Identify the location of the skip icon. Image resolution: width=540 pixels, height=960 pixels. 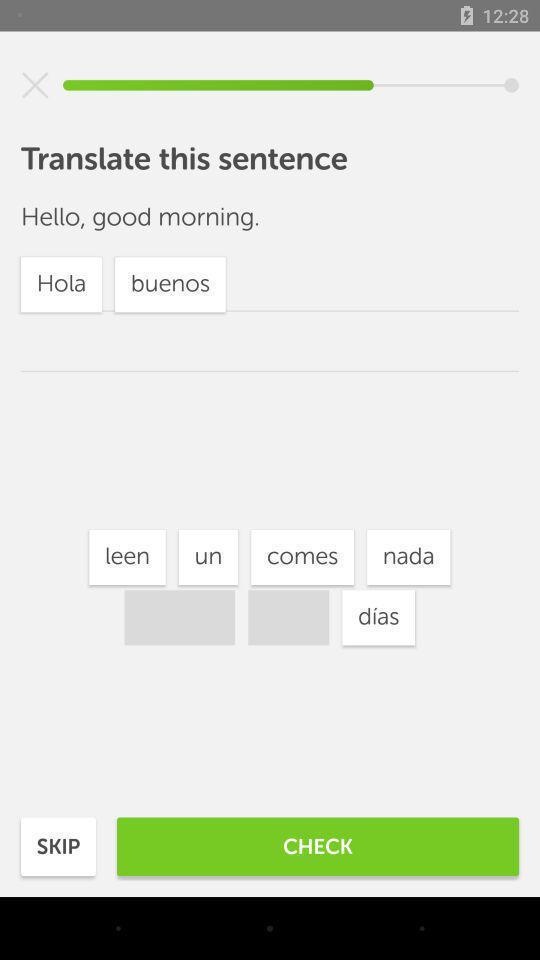
(58, 845).